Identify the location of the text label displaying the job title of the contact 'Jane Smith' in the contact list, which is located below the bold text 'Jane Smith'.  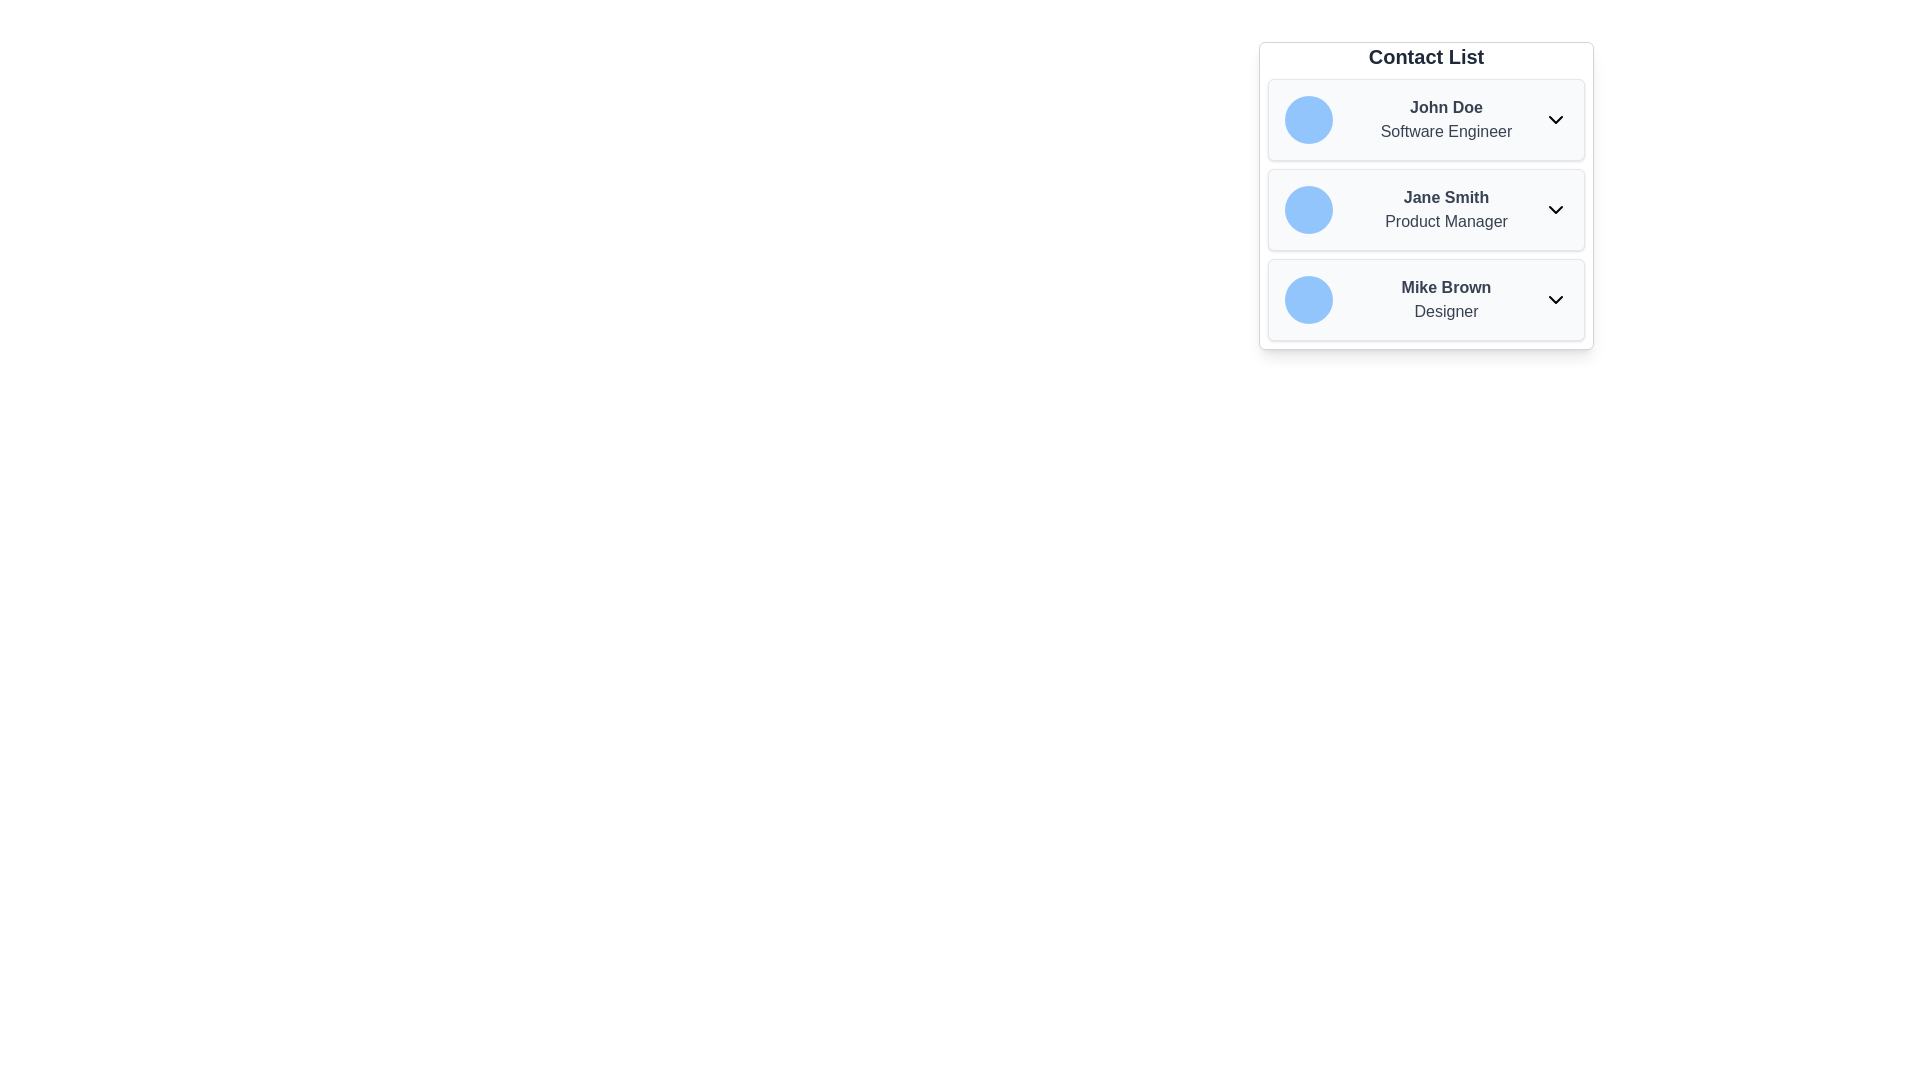
(1446, 222).